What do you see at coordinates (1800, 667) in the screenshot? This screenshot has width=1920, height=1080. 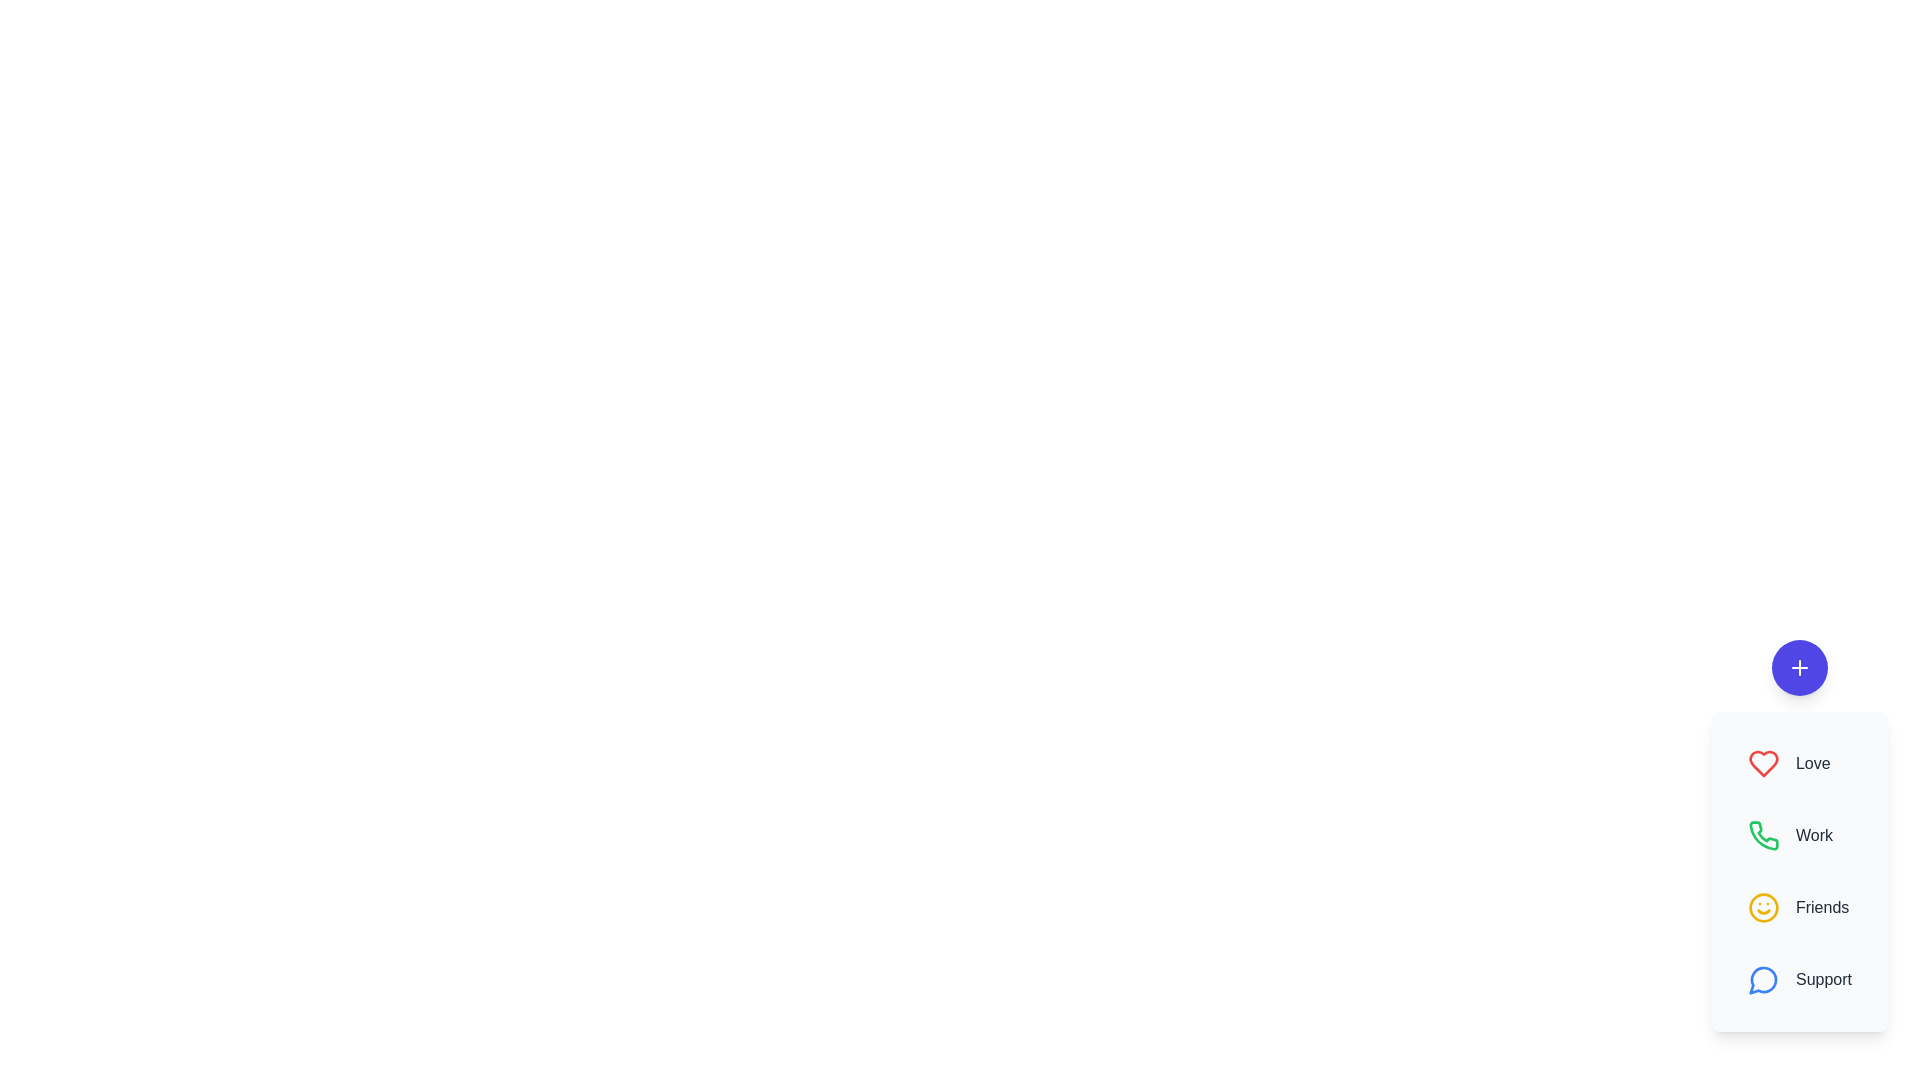 I see `the floating action button to toggle the menu` at bounding box center [1800, 667].